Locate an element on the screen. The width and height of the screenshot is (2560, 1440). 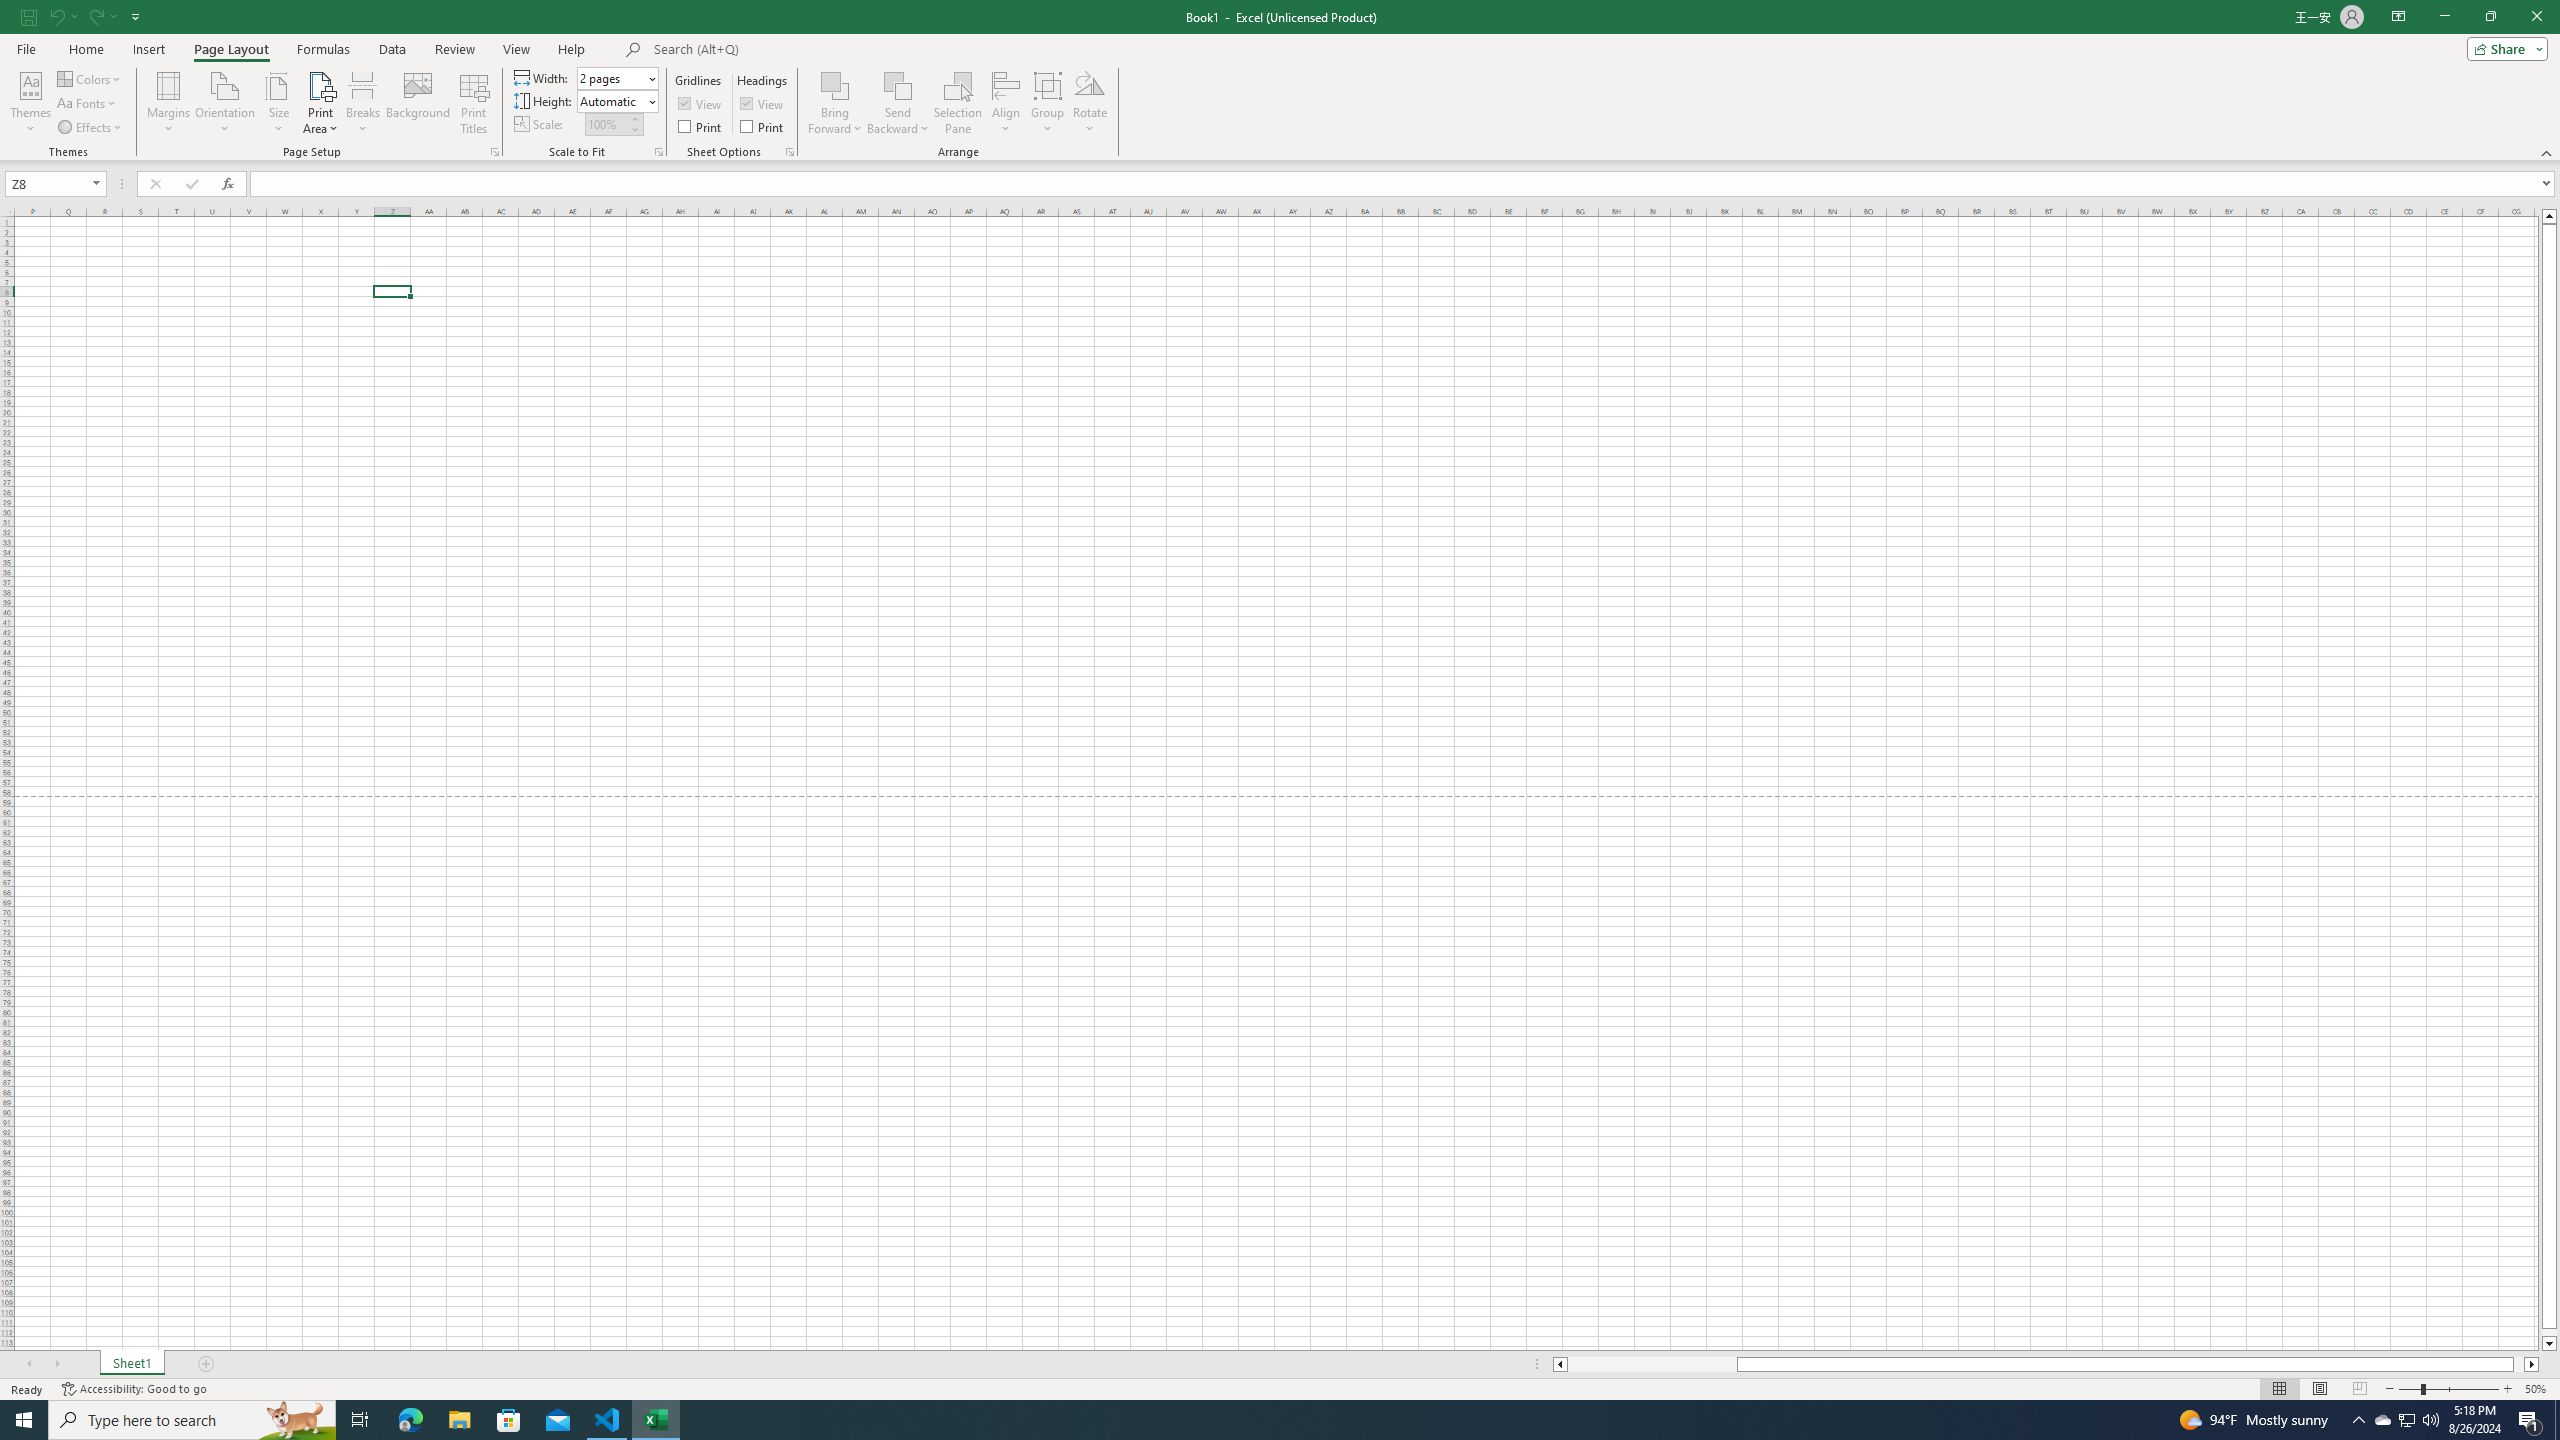
'Print Titles' is located at coordinates (472, 103).